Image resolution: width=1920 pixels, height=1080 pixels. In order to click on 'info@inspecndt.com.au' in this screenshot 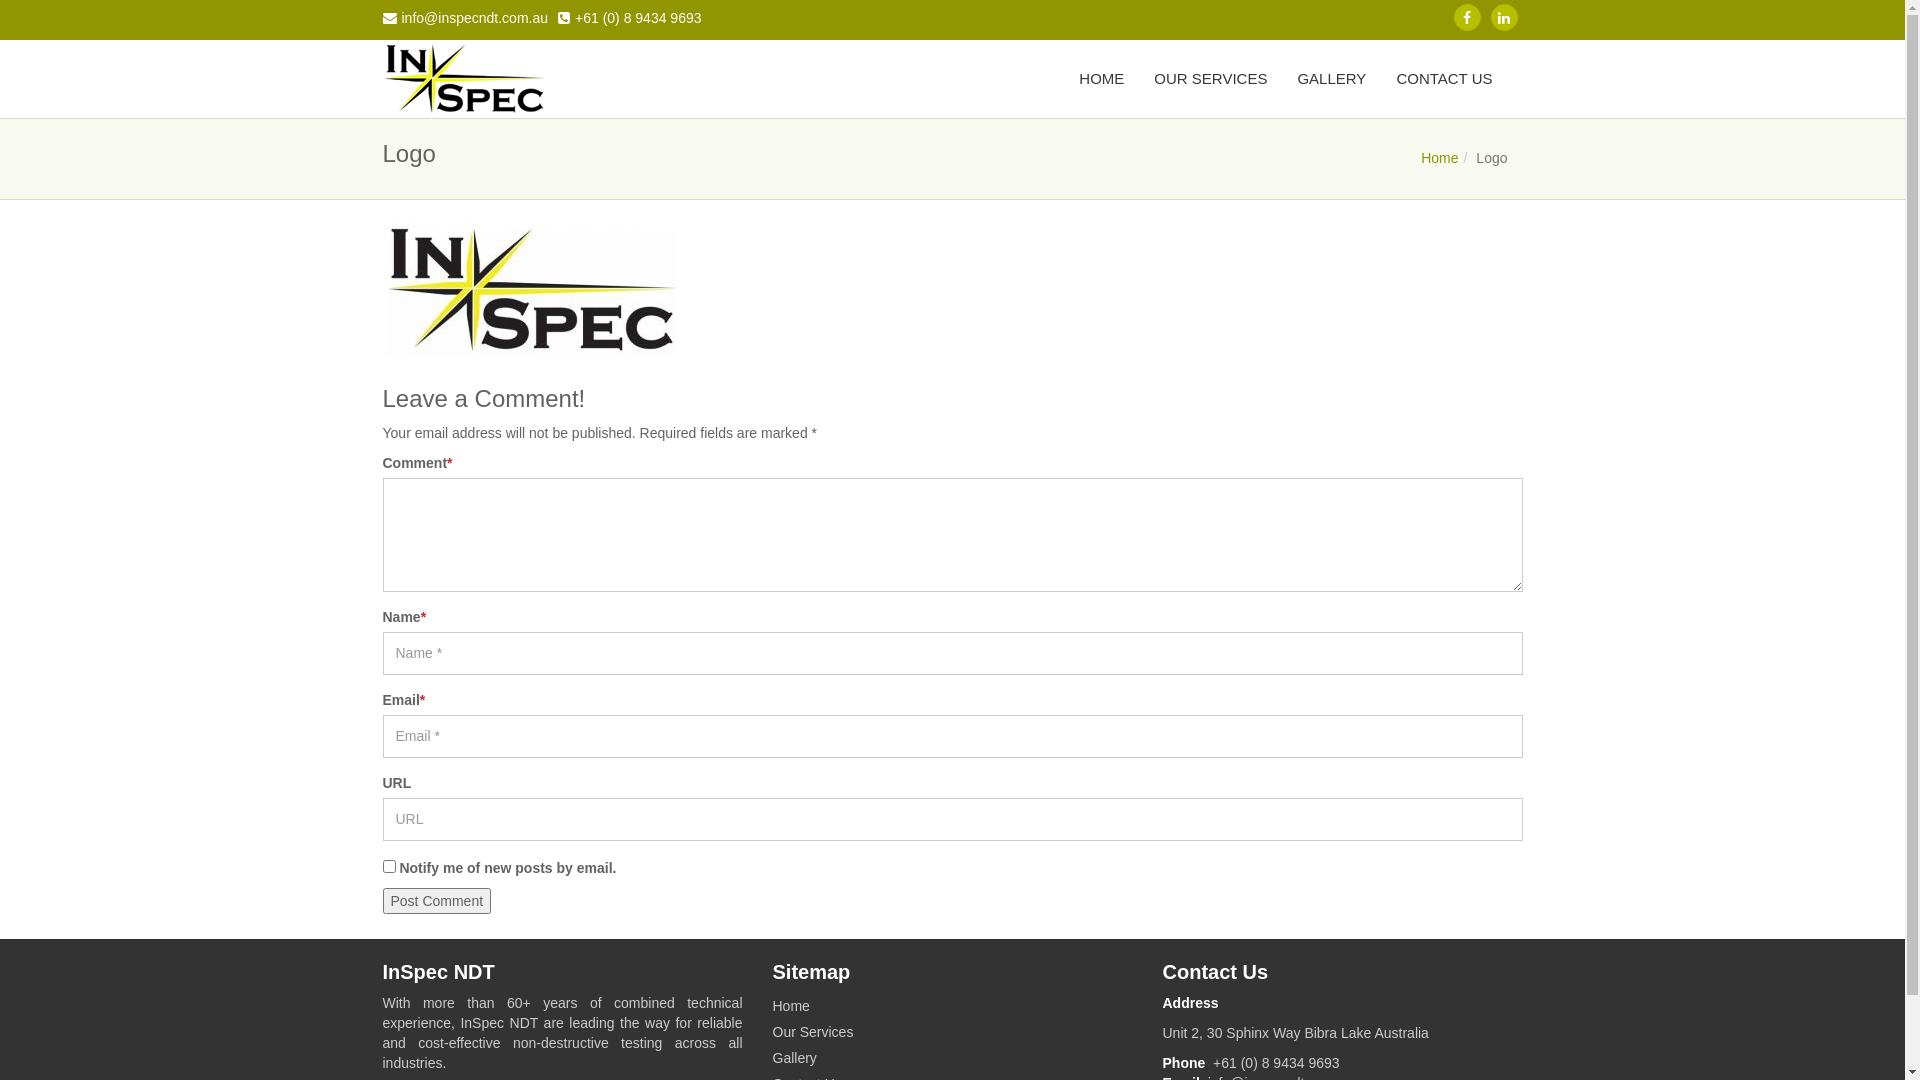, I will do `click(464, 14)`.